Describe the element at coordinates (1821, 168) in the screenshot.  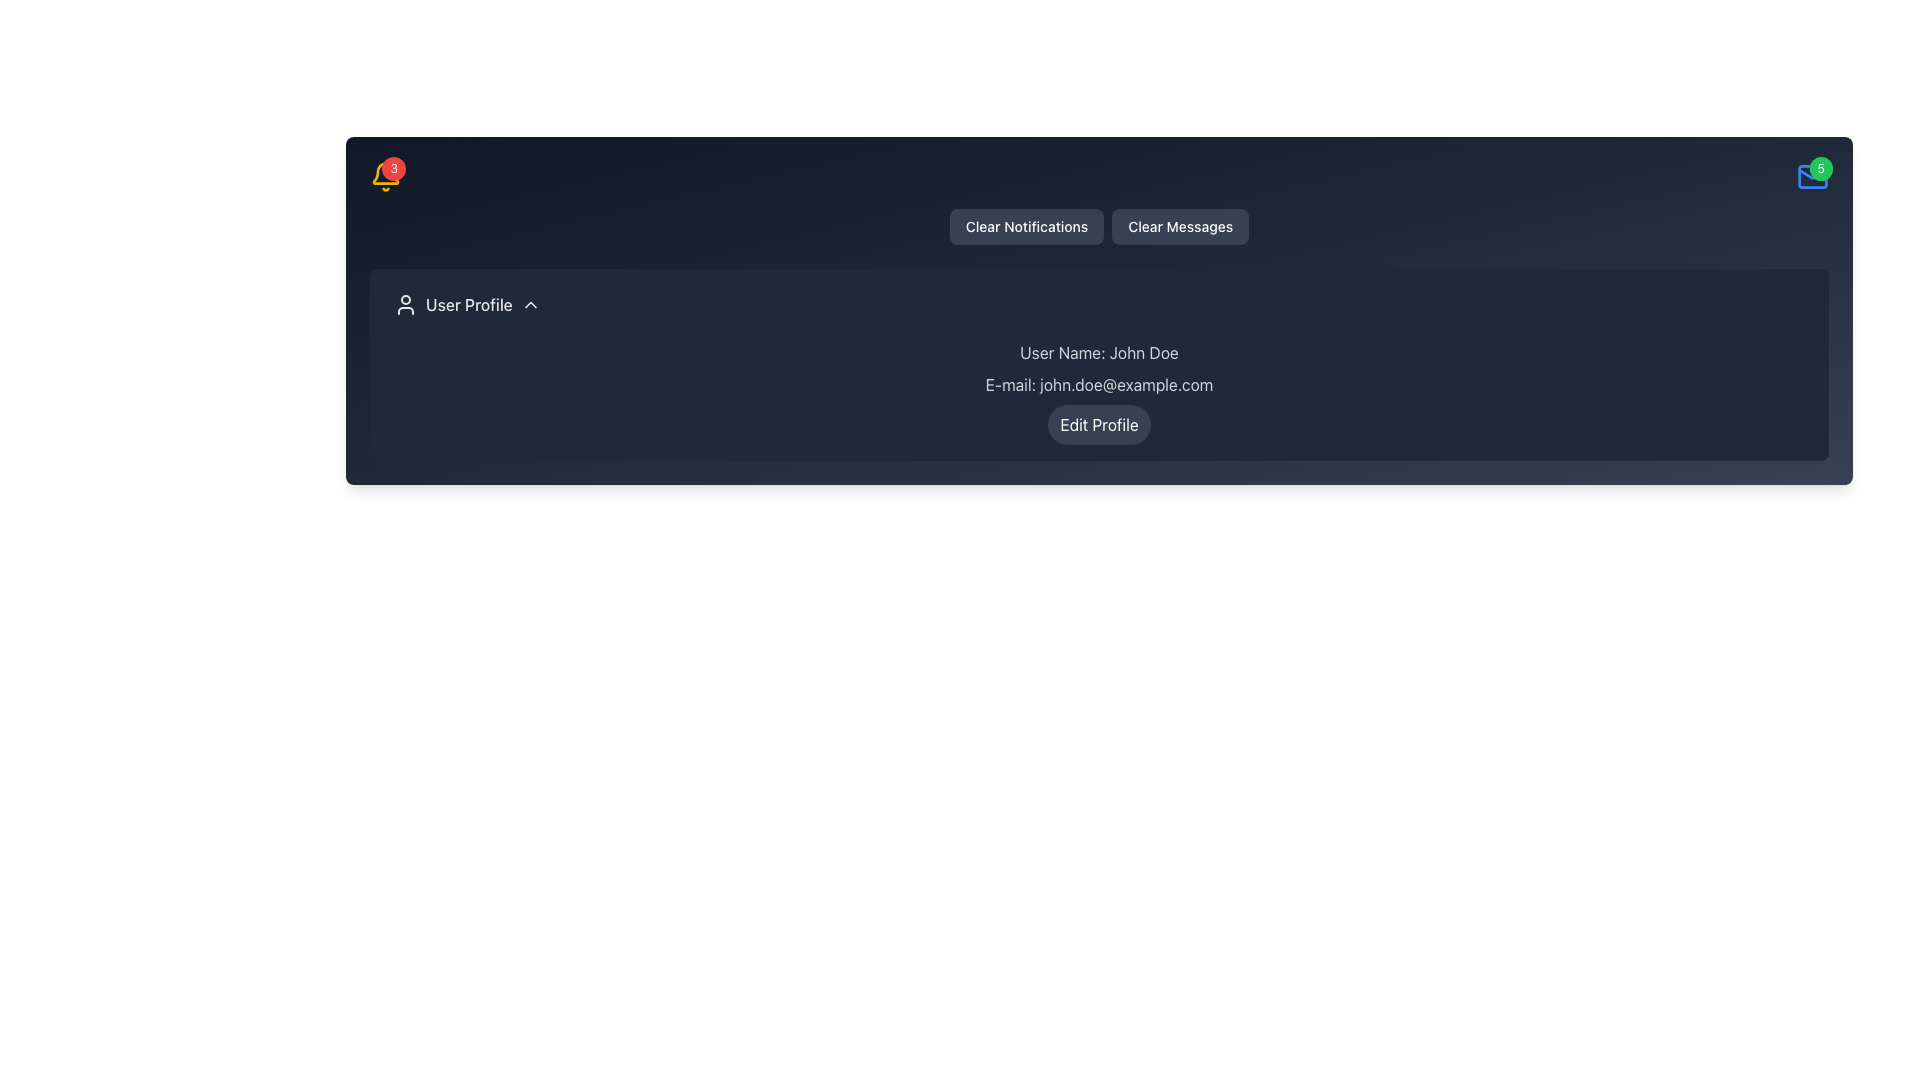
I see `the small green circular notification badge displaying the number '5' at the top right corner of the mail icon` at that location.